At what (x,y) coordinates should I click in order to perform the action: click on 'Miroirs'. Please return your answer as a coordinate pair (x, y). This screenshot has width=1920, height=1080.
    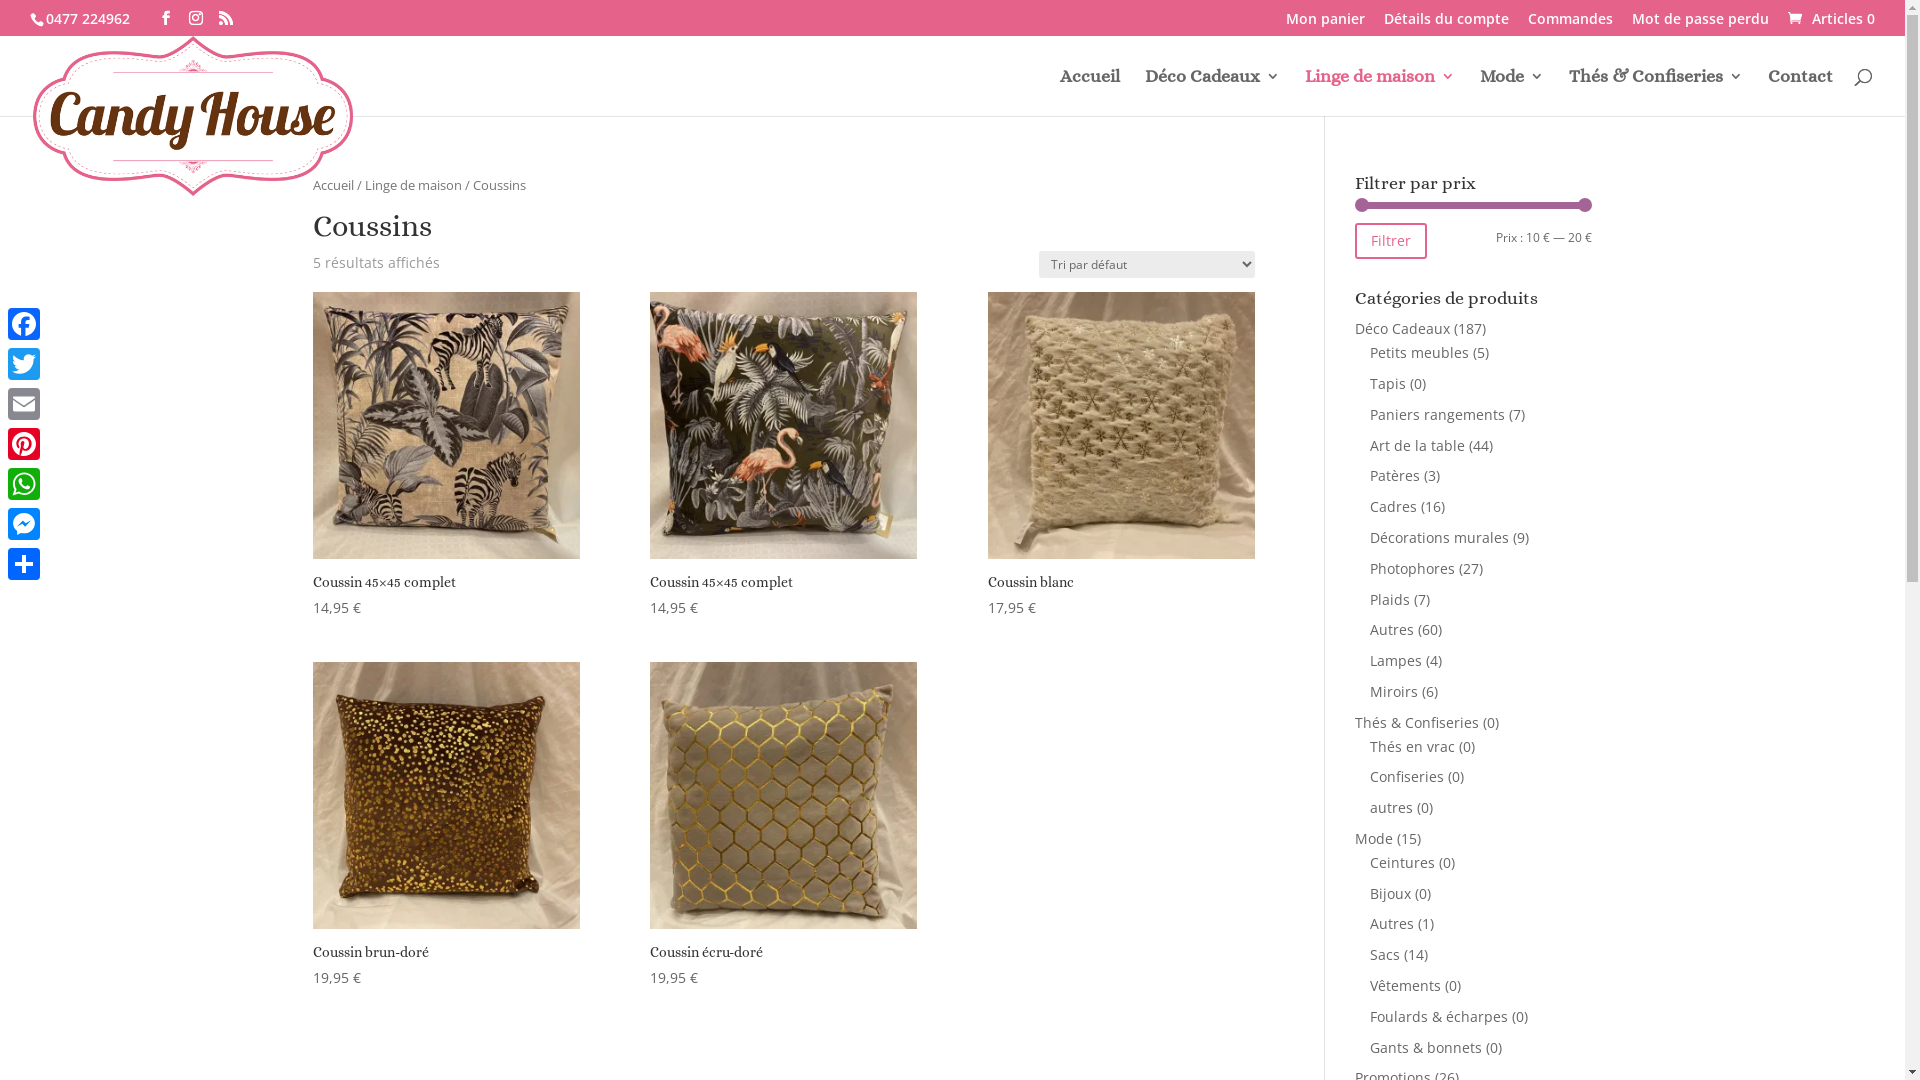
    Looking at the image, I should click on (1392, 690).